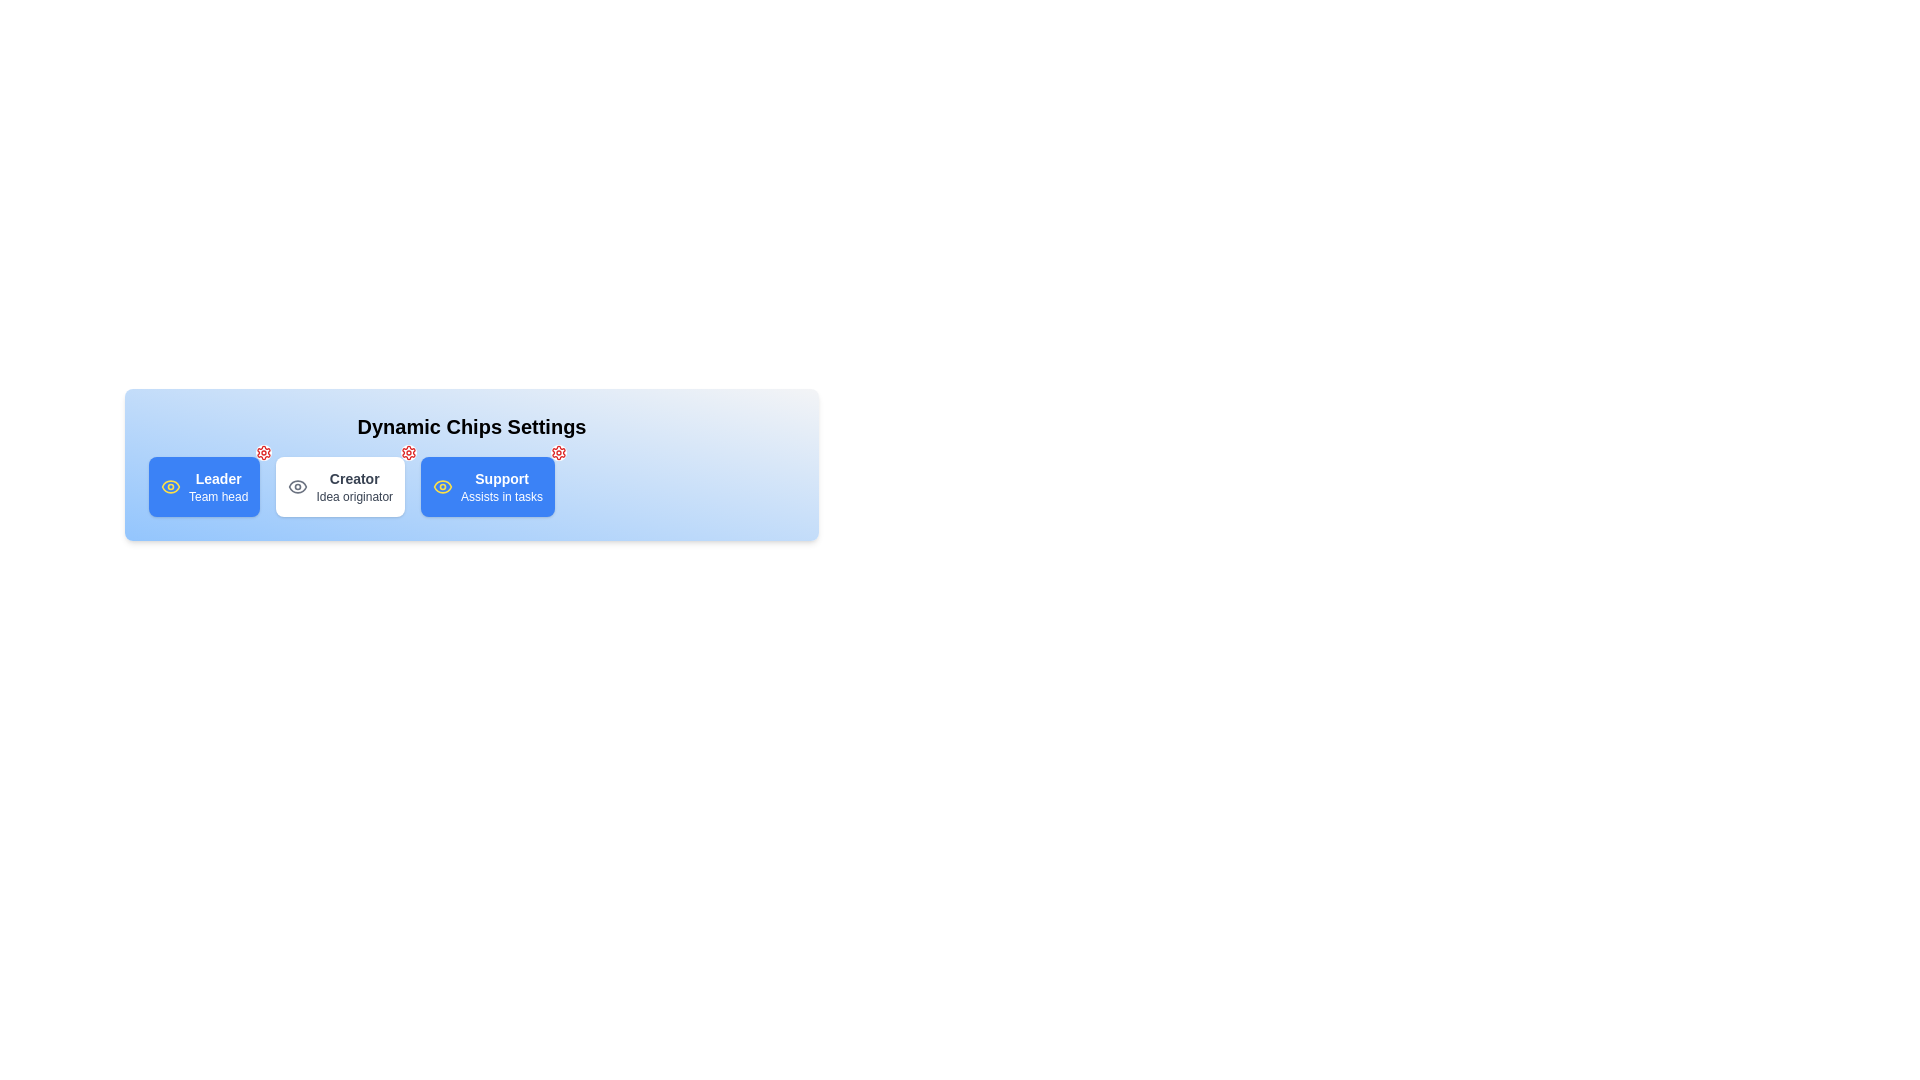  What do you see at coordinates (559, 452) in the screenshot?
I see `the settings icon for the chip labeled Support` at bounding box center [559, 452].